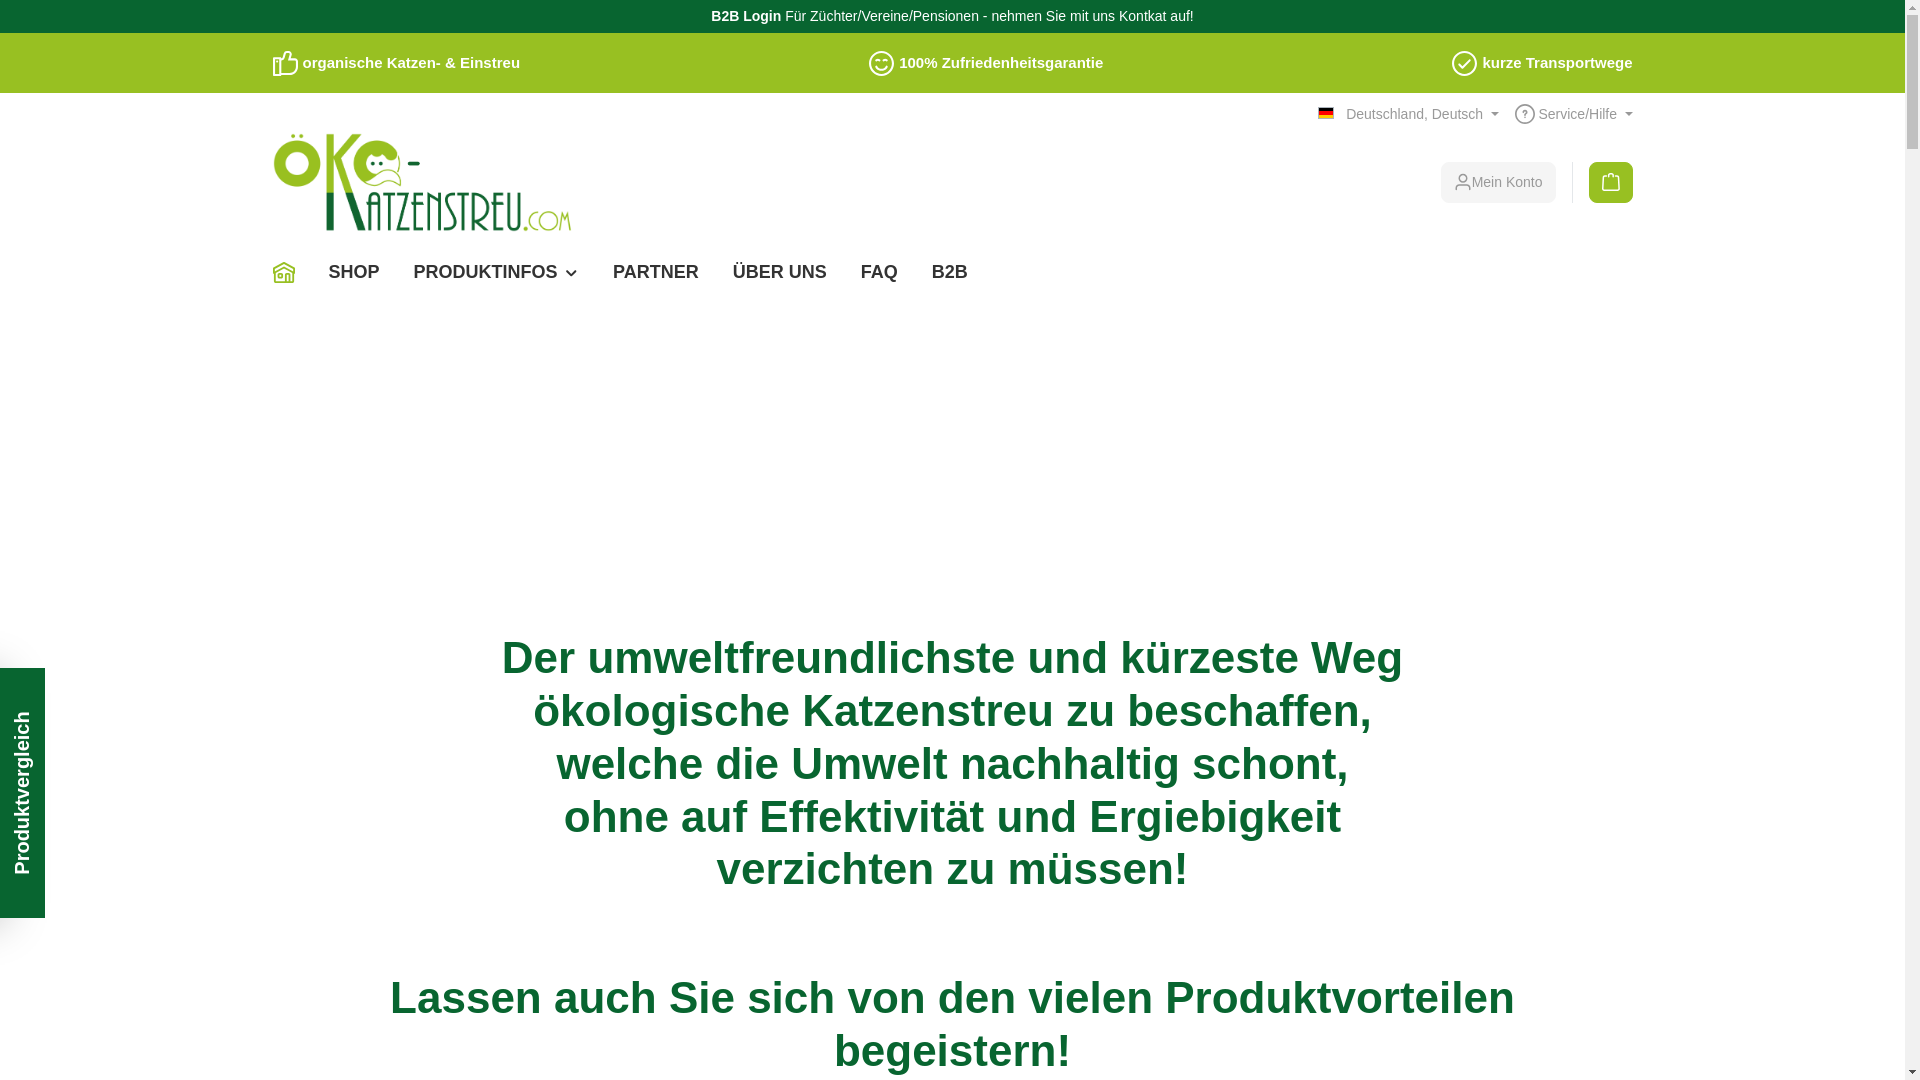 The height and width of the screenshot is (1080, 1920). Describe the element at coordinates (1602, 182) in the screenshot. I see `'Warenkorb'` at that location.